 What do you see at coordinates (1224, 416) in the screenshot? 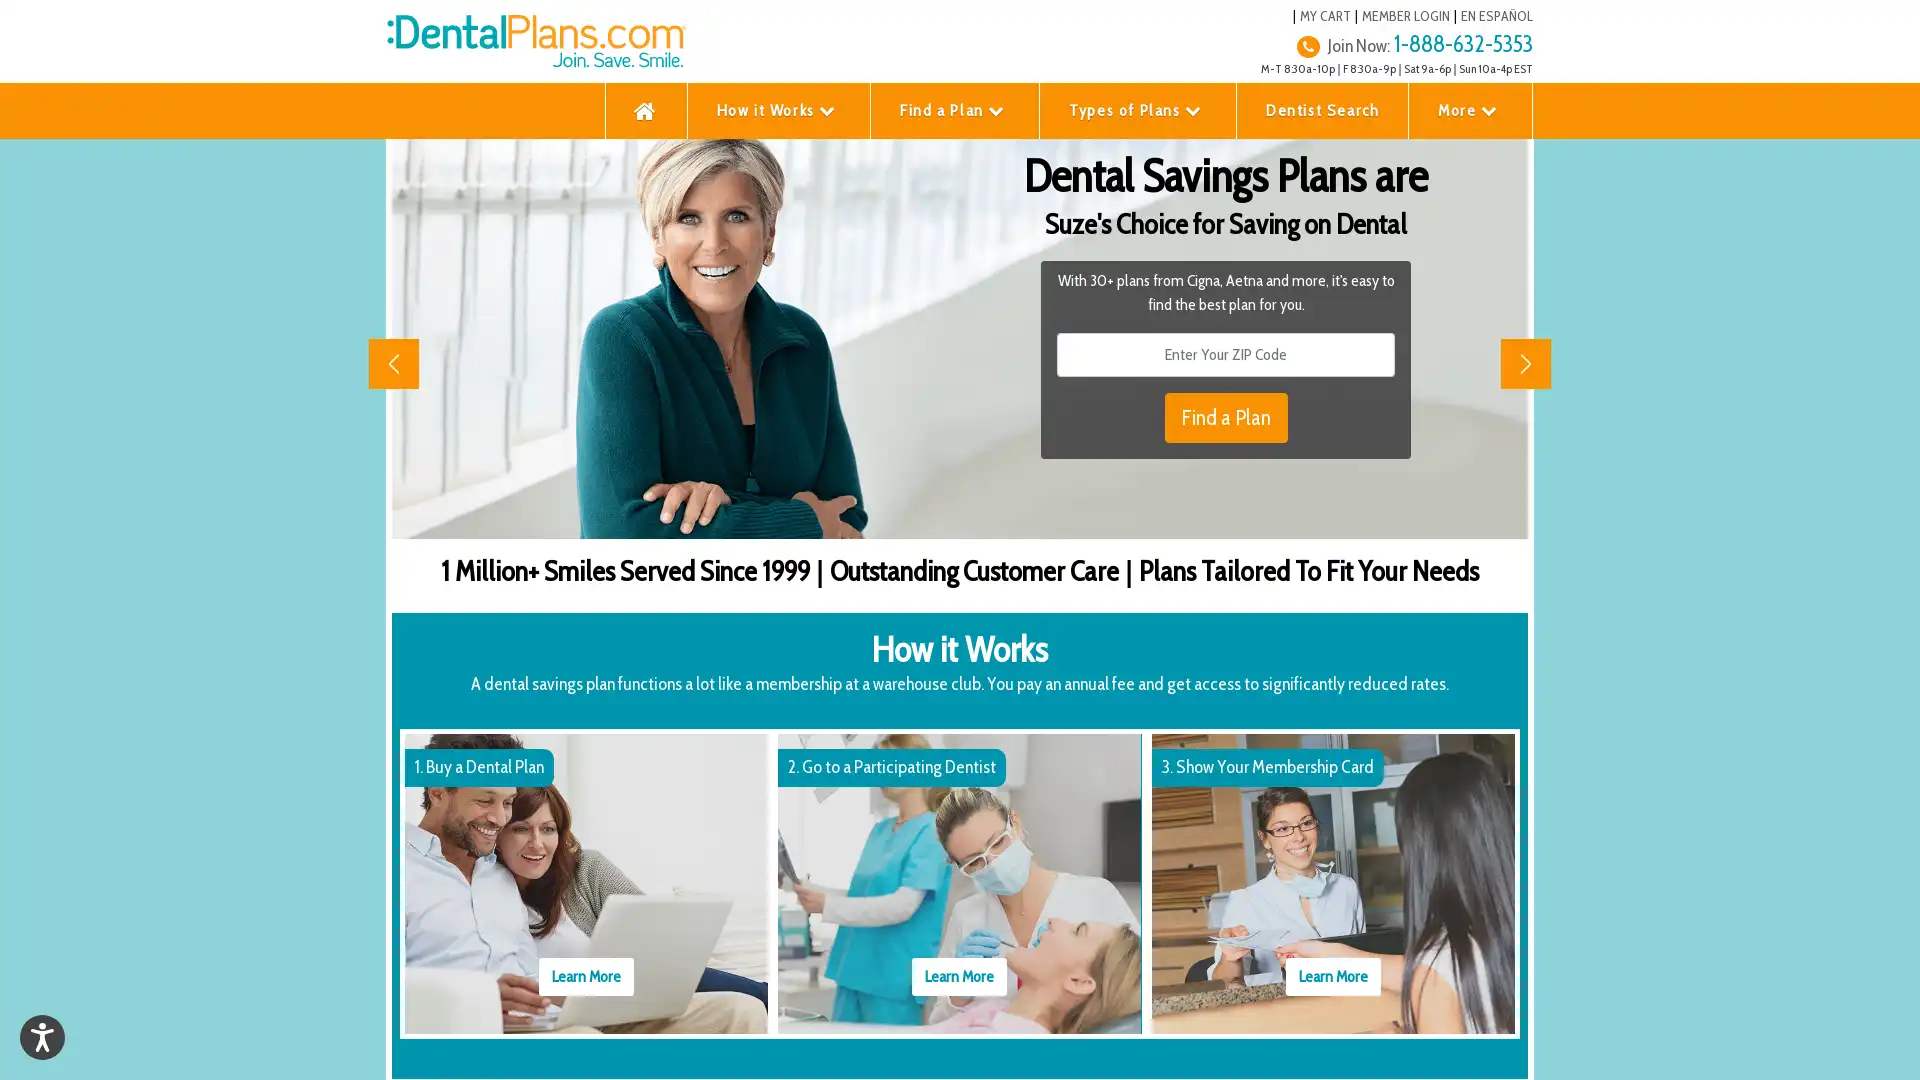
I see `Find a Plan` at bounding box center [1224, 416].